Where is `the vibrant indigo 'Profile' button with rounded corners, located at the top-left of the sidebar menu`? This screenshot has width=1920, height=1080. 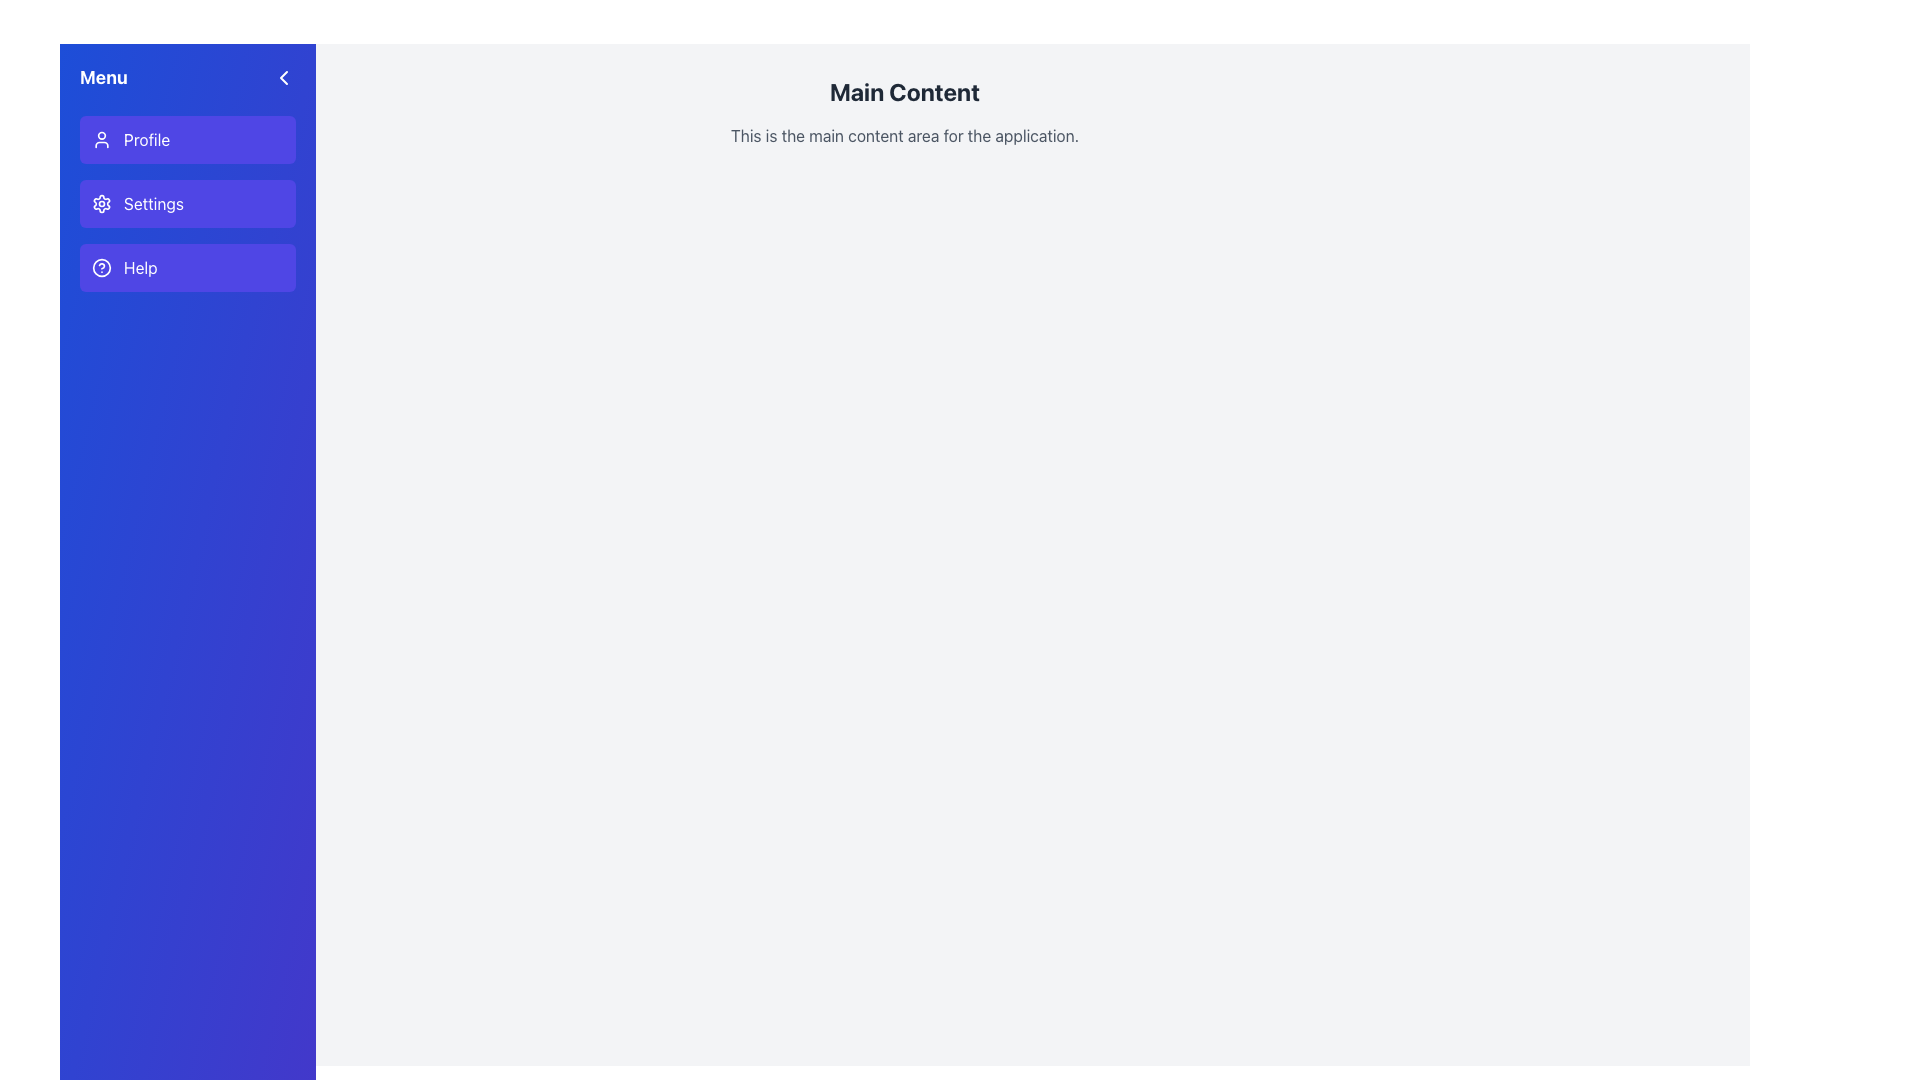 the vibrant indigo 'Profile' button with rounded corners, located at the top-left of the sidebar menu is located at coordinates (187, 138).